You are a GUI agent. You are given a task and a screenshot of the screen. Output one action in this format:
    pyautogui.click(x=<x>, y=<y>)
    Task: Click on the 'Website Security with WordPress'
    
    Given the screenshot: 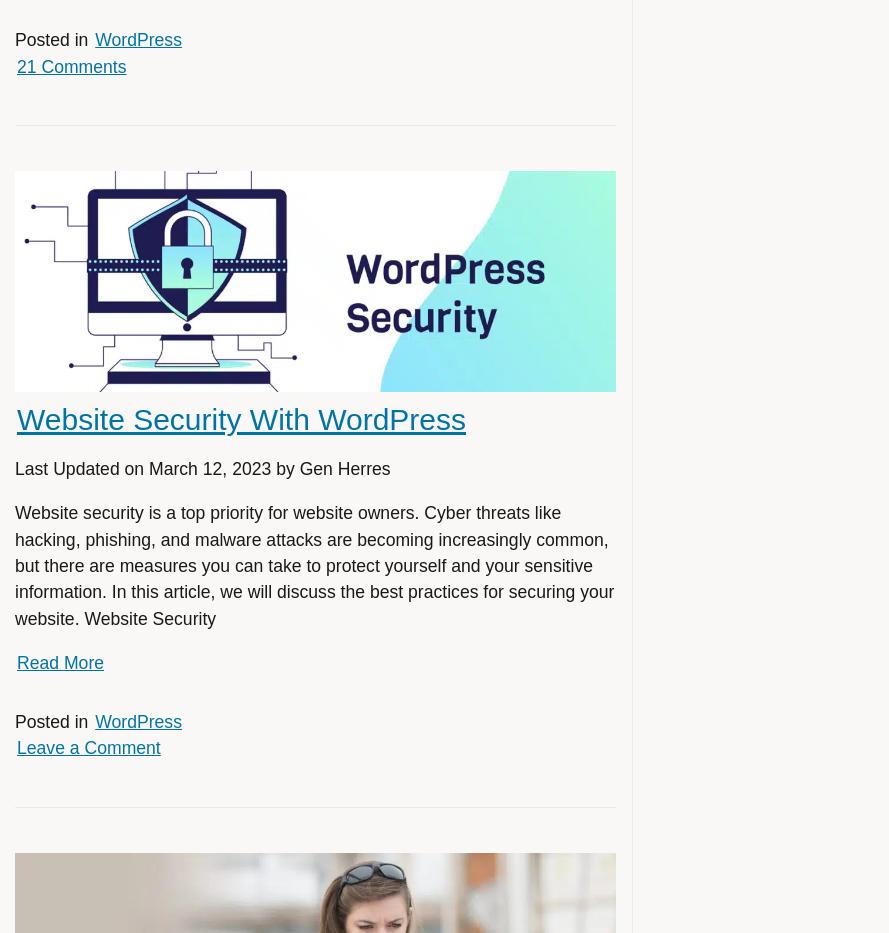 What is the action you would take?
    pyautogui.click(x=16, y=418)
    